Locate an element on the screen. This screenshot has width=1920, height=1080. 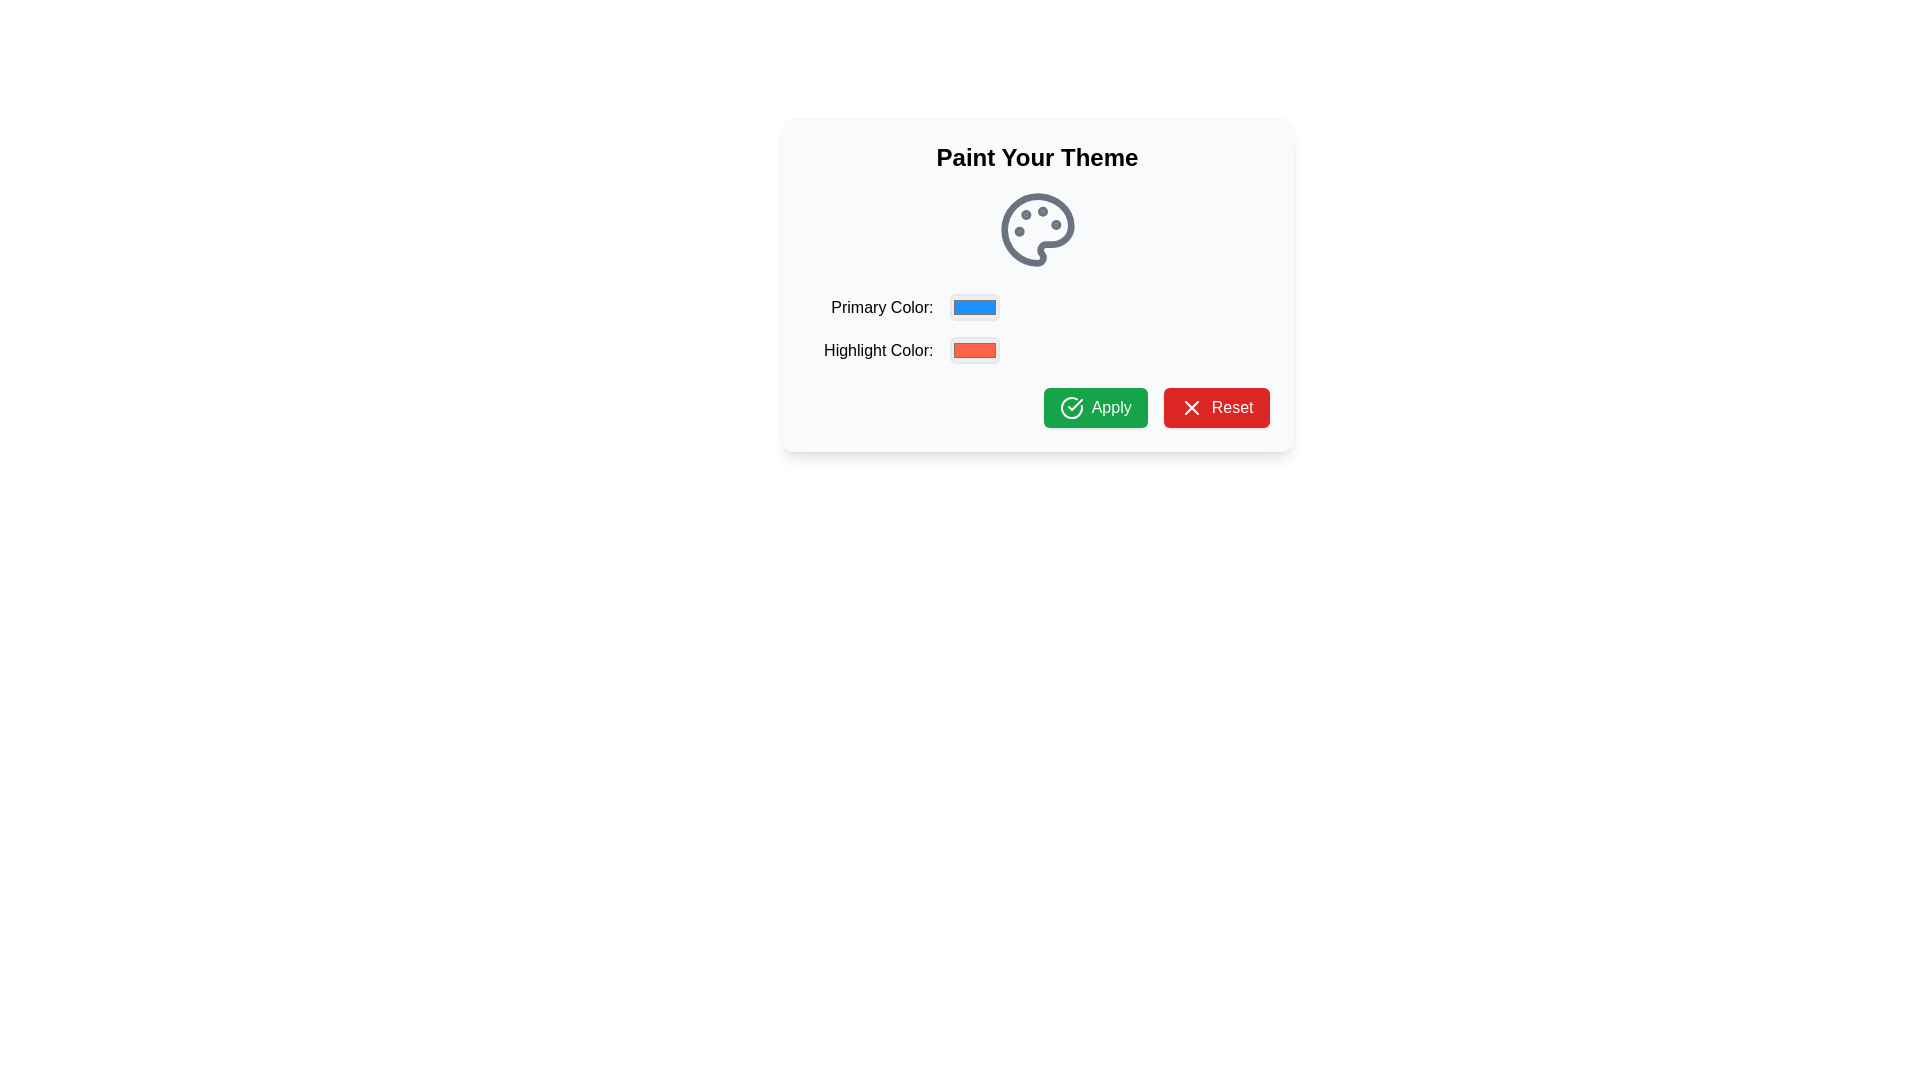
the decorative icon within the 'Reset' button, located at the bottom-right corner of the card-like panel is located at coordinates (1191, 407).